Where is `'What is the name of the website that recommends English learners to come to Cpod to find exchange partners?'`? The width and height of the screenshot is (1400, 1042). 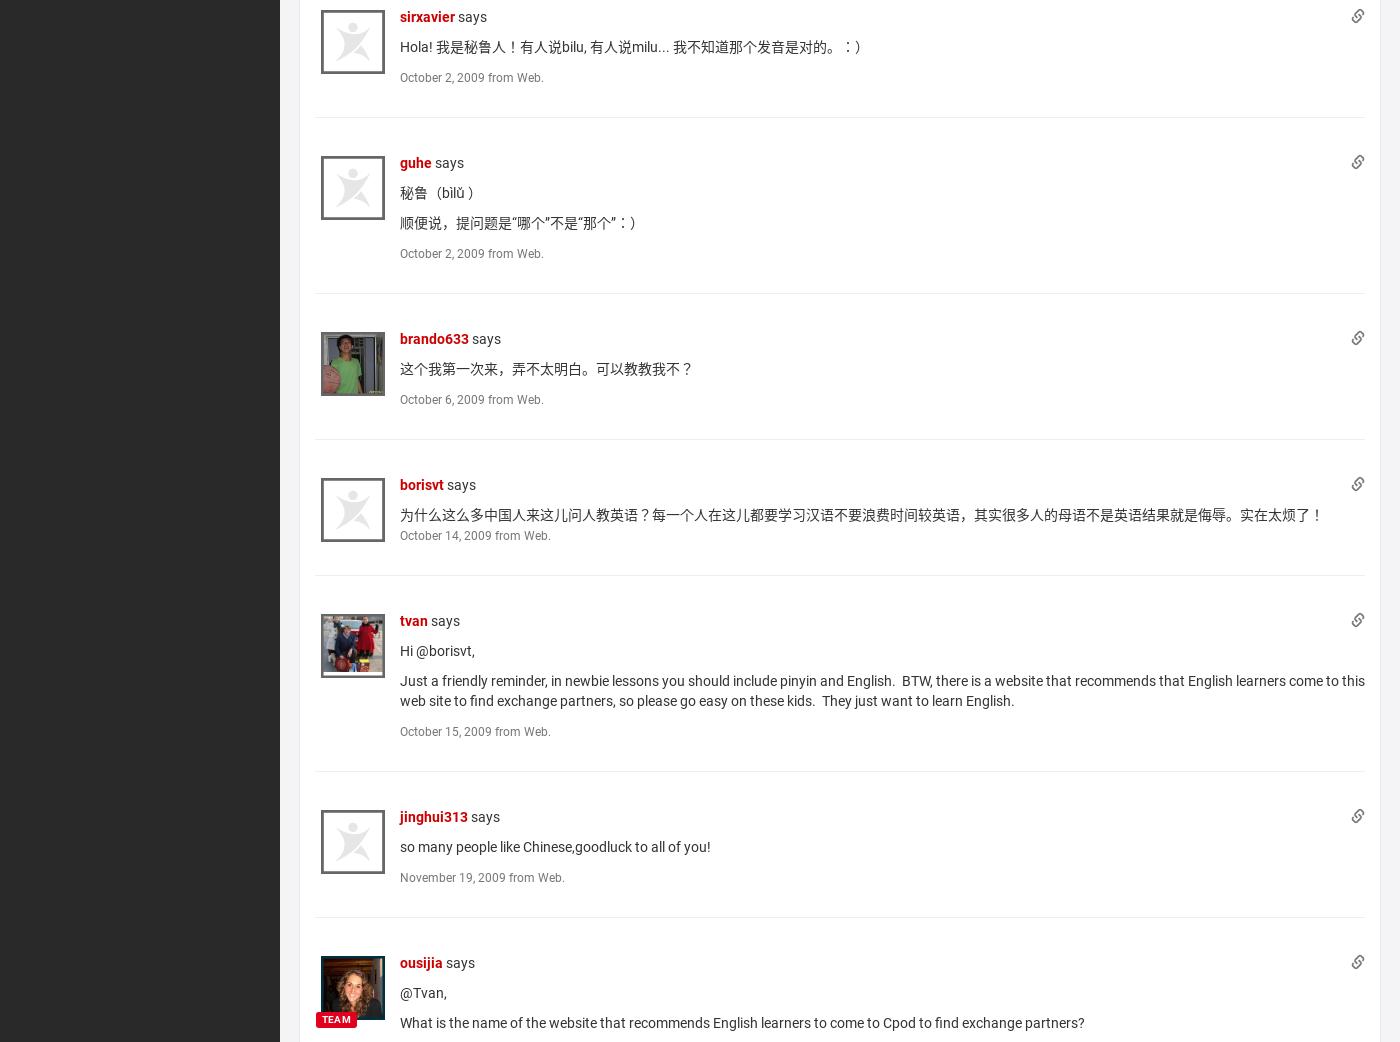
'What is the name of the website that recommends English learners to come to Cpod to find exchange partners?' is located at coordinates (742, 1021).